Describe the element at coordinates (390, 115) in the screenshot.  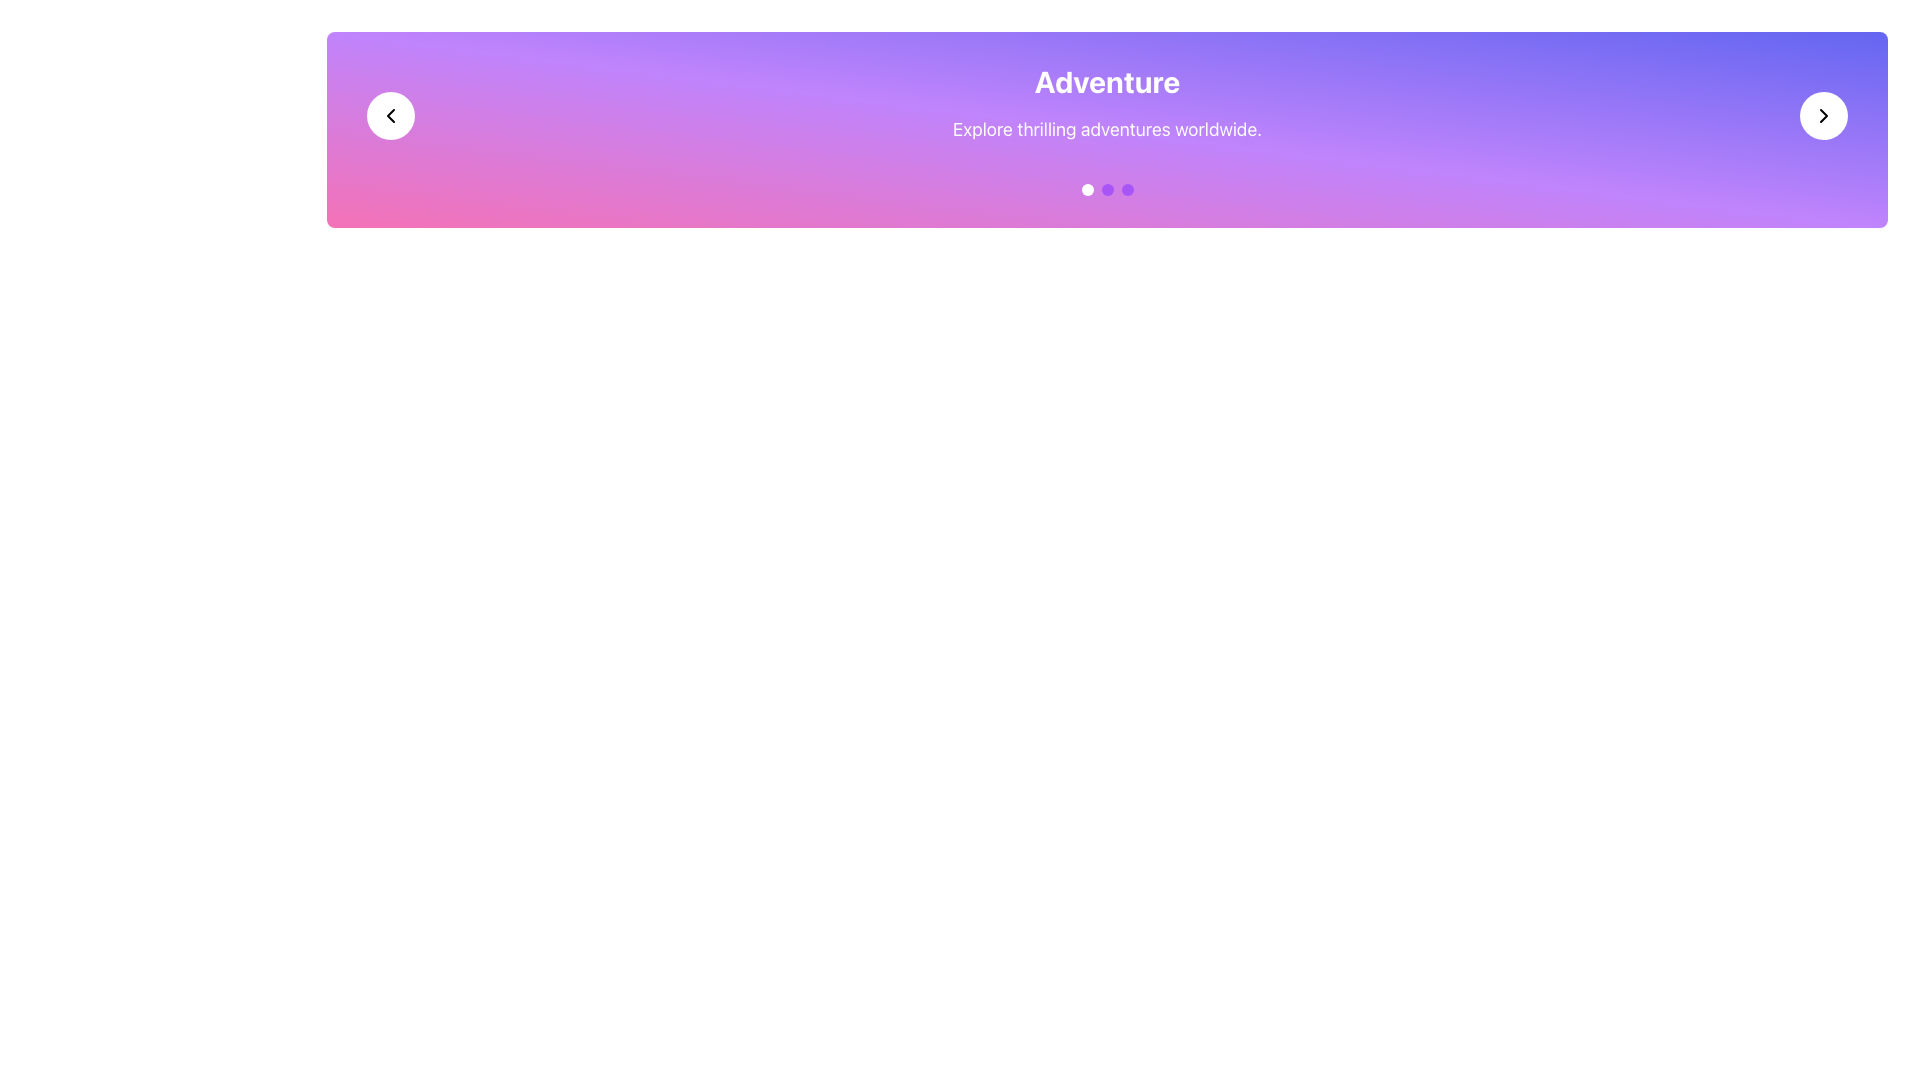
I see `the circular button with a white background and black left-pointing chevron icon` at that location.